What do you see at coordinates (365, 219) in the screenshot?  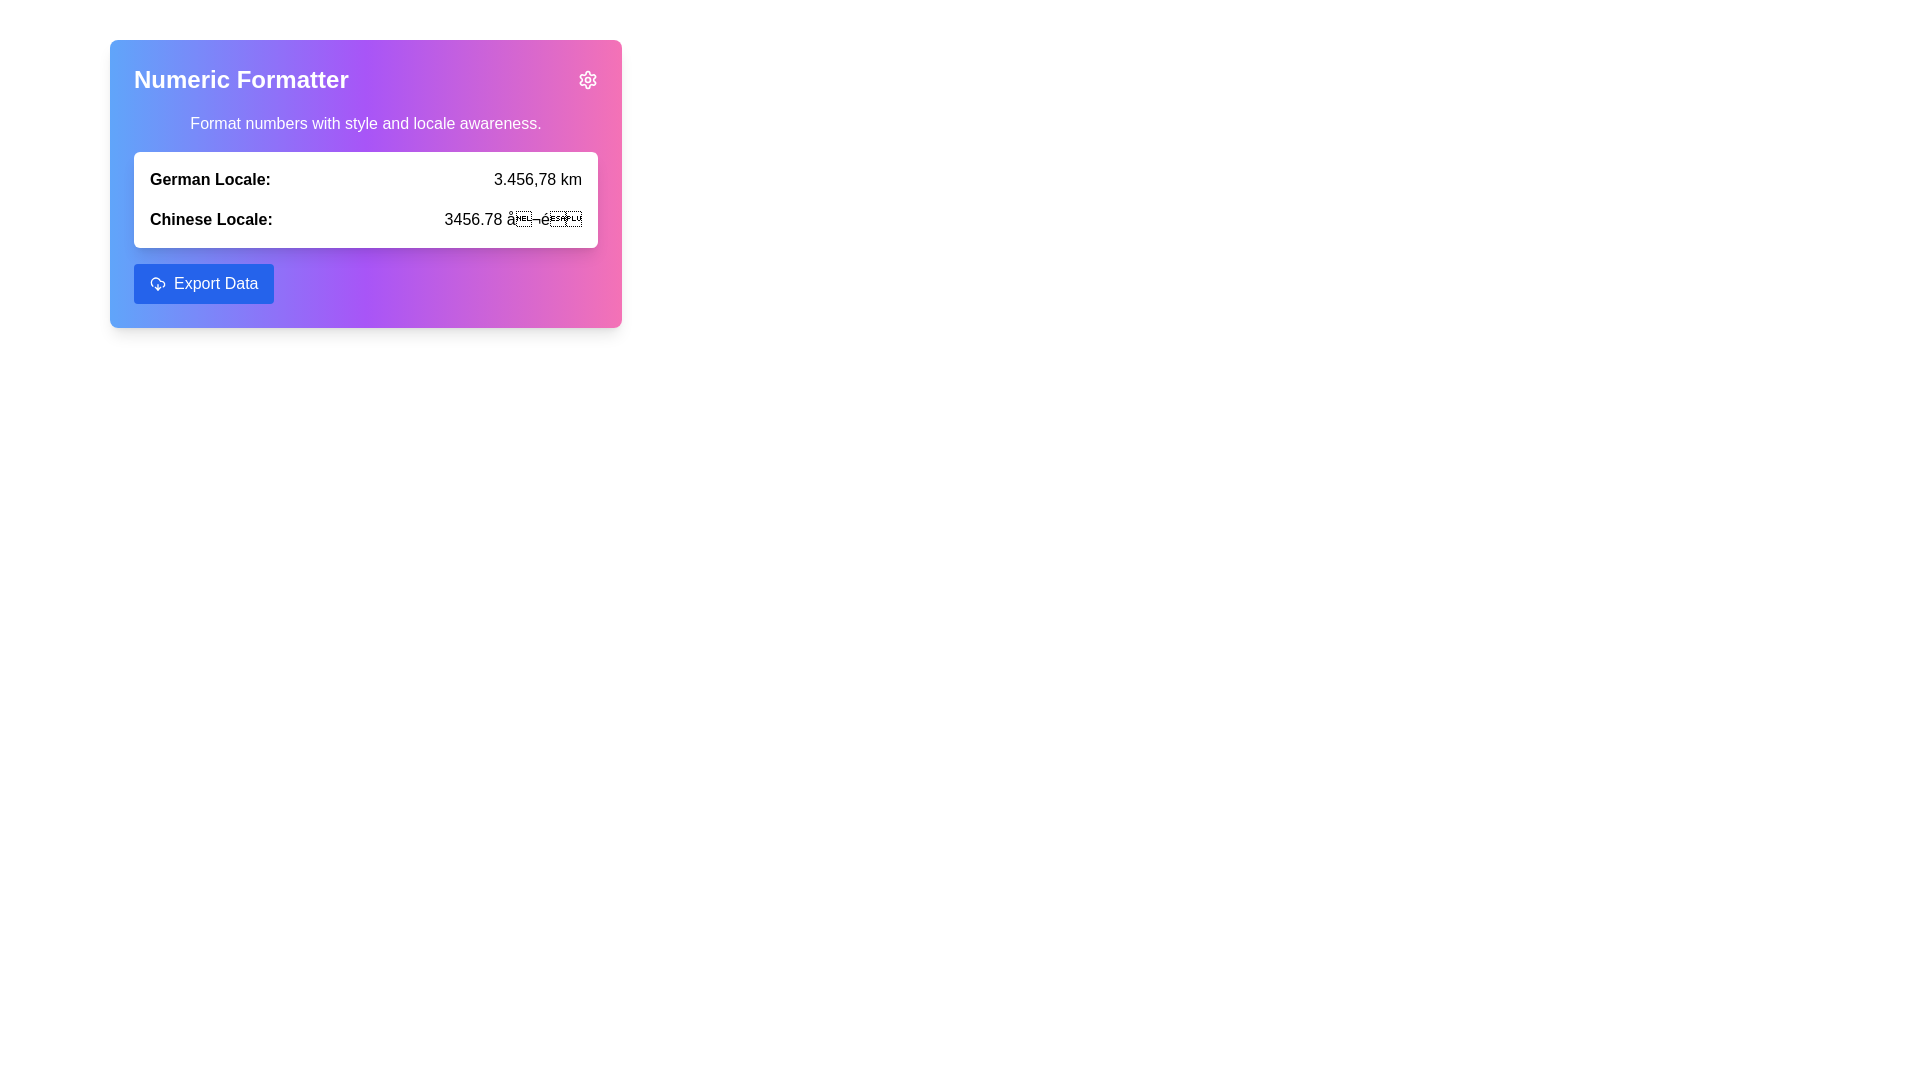 I see `the Data display row labeled 'Chinese Locale:' which contains the value '3456.78 åå¬éé87é' for further action` at bounding box center [365, 219].